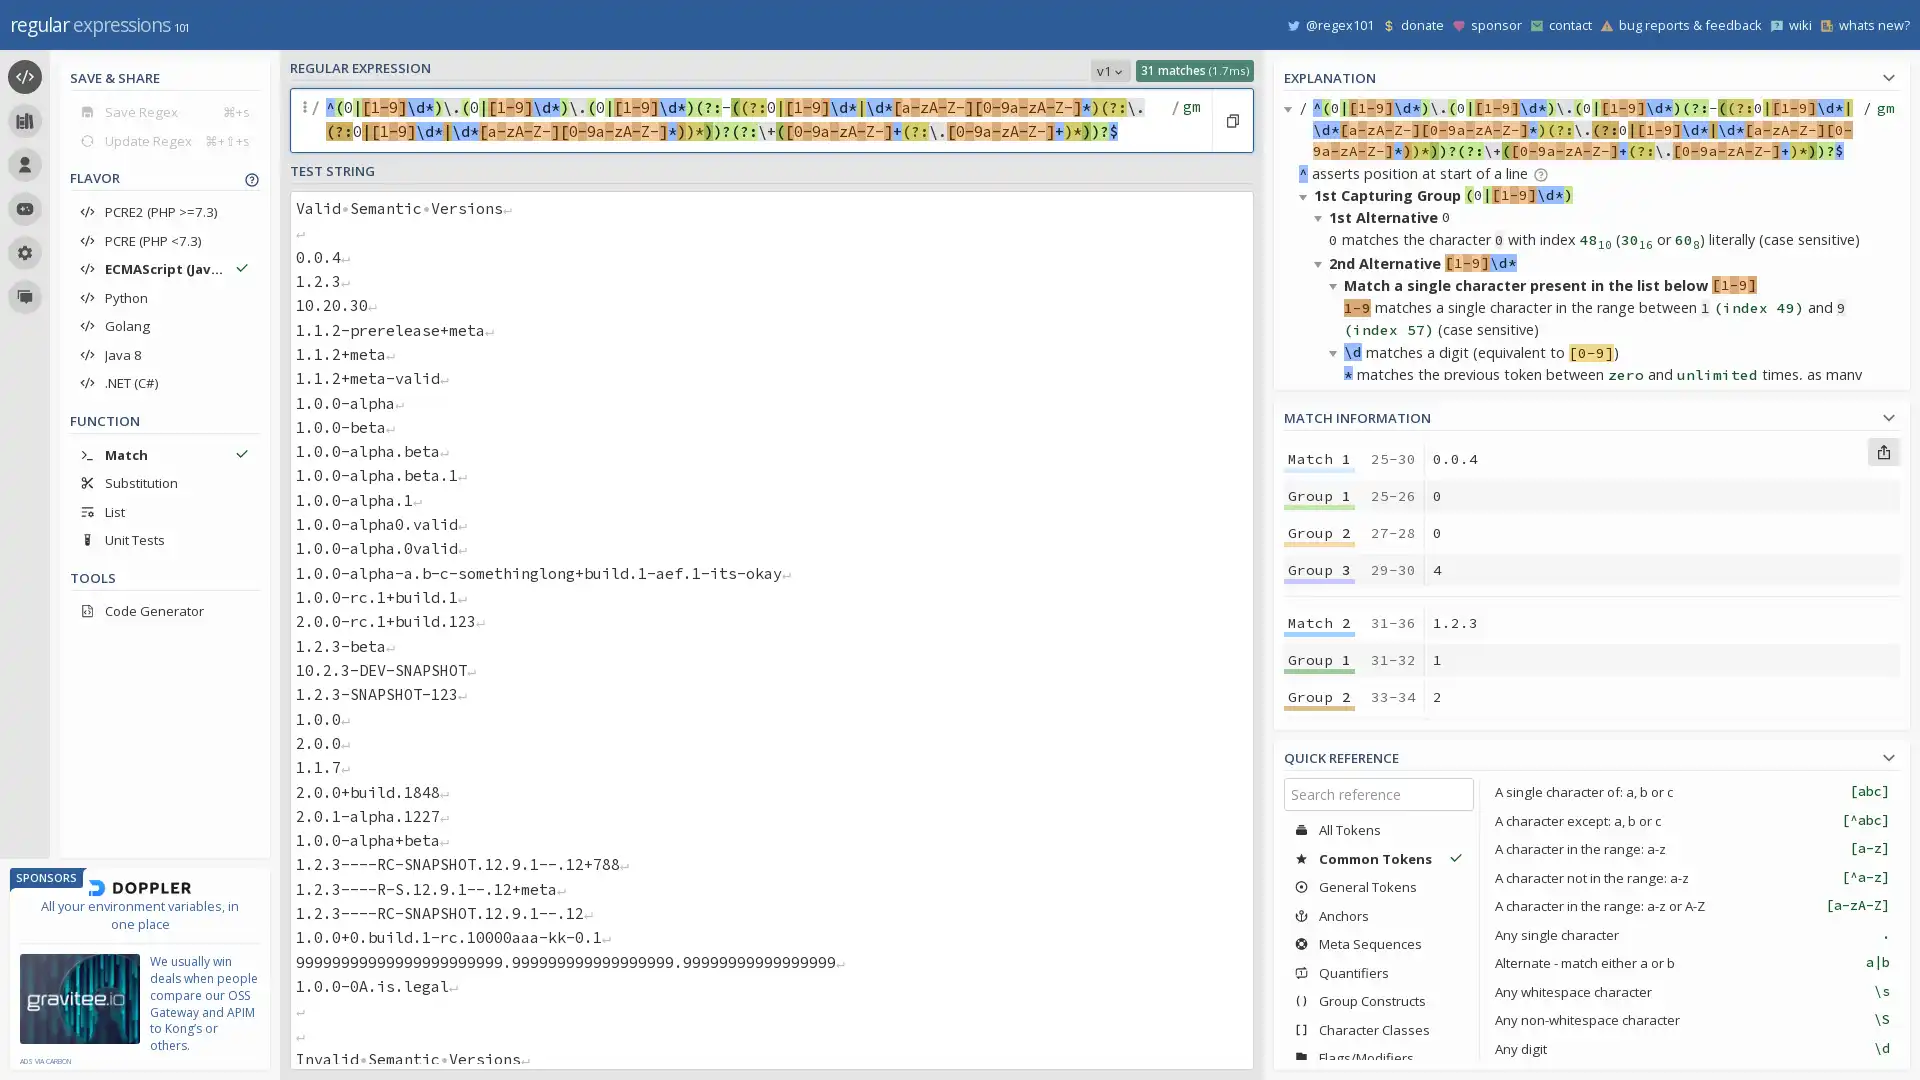  Describe the element at coordinates (164, 212) in the screenshot. I see `PCRE2 (PHP >=7.3)` at that location.